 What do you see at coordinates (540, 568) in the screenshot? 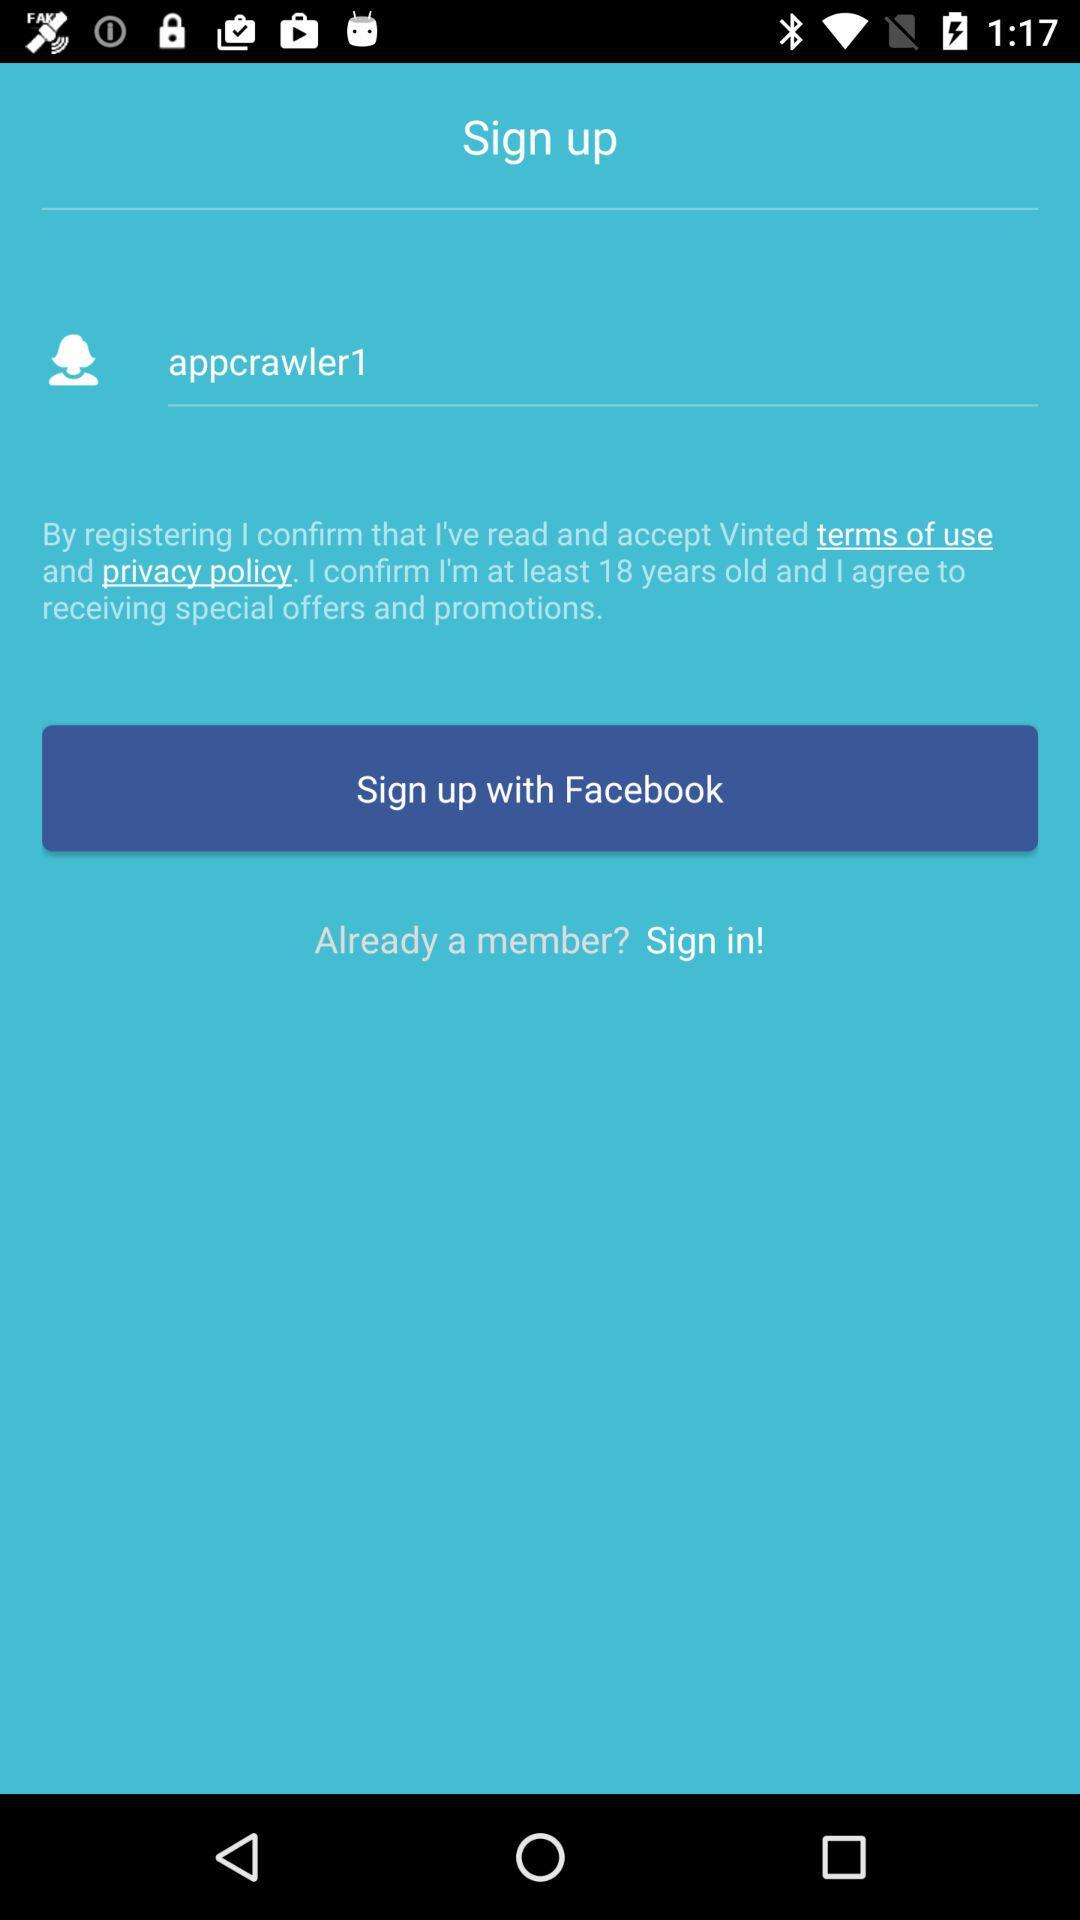
I see `item above the sign up with` at bounding box center [540, 568].